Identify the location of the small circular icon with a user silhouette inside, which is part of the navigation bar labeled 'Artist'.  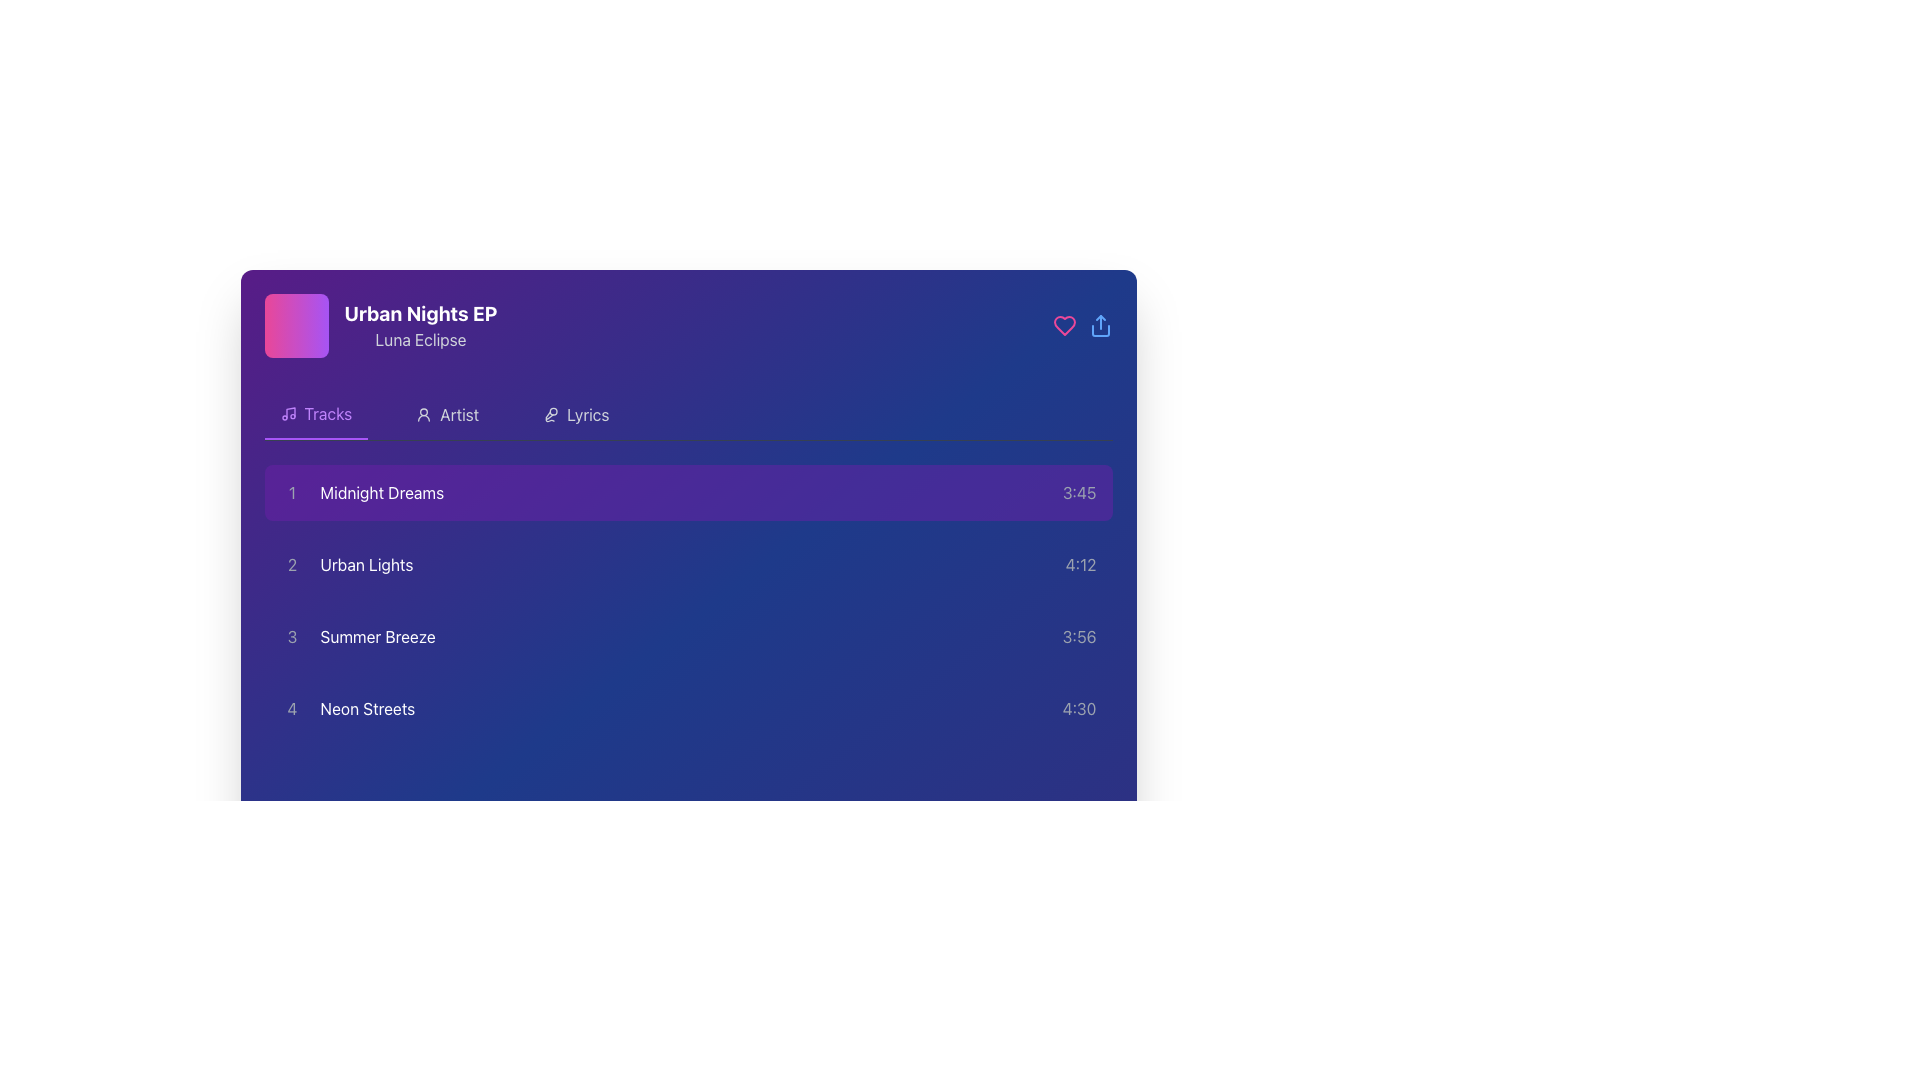
(423, 414).